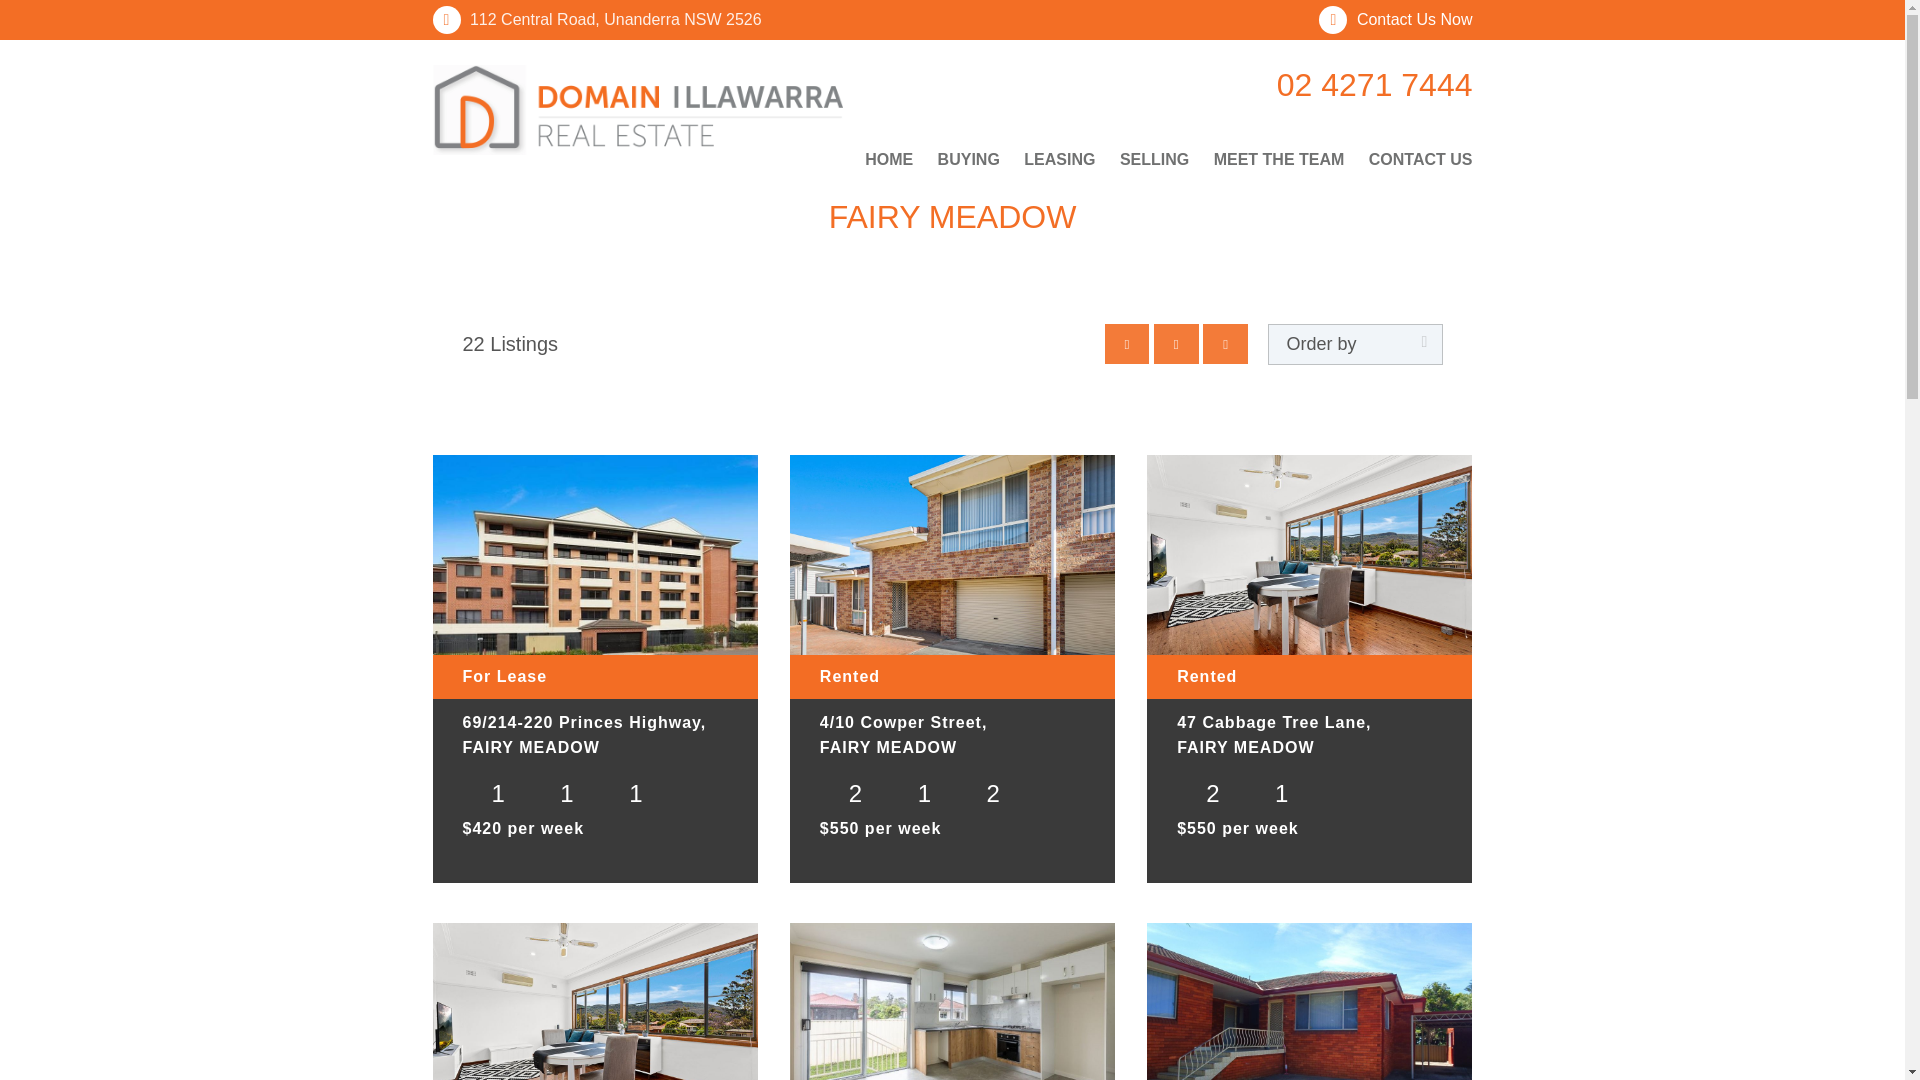 The width and height of the screenshot is (1920, 1080). What do you see at coordinates (1013, 158) in the screenshot?
I see `'LEASING'` at bounding box center [1013, 158].